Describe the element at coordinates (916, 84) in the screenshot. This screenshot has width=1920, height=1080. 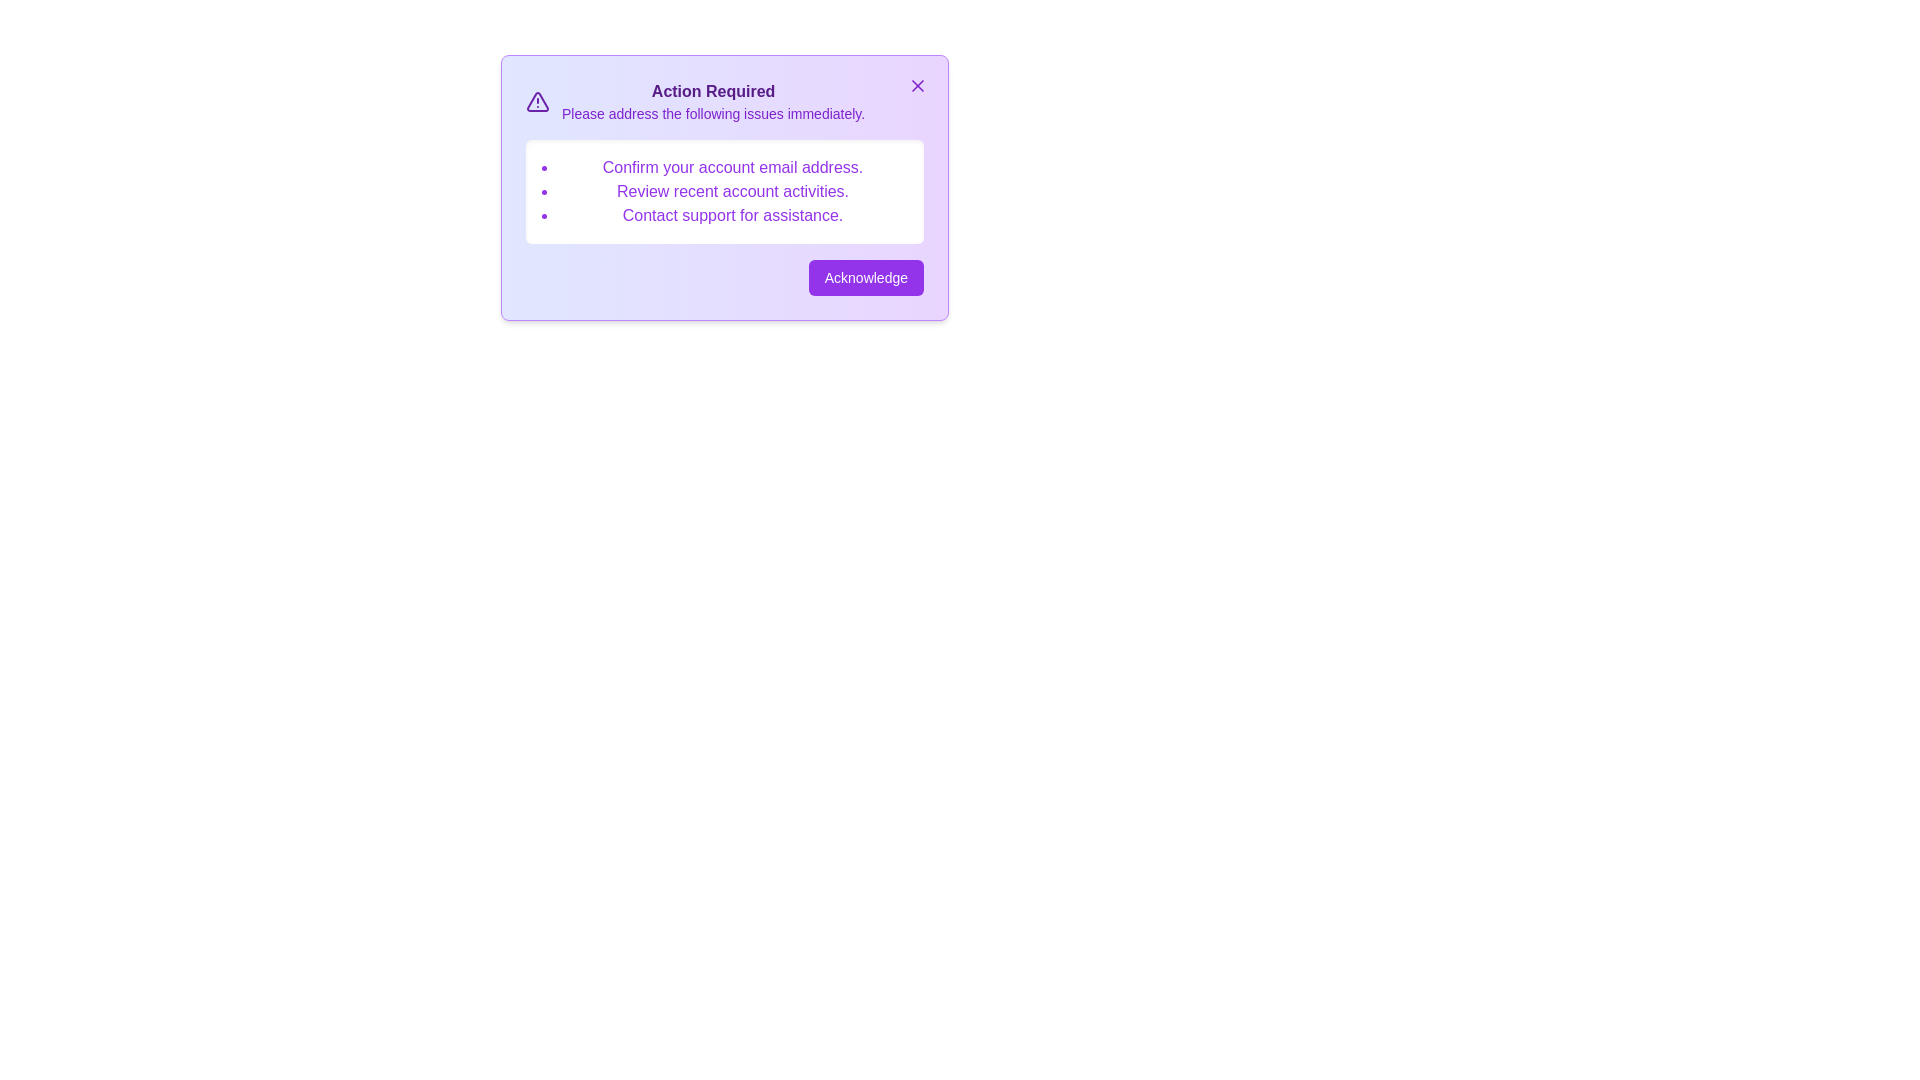
I see `the close button to close the alert` at that location.